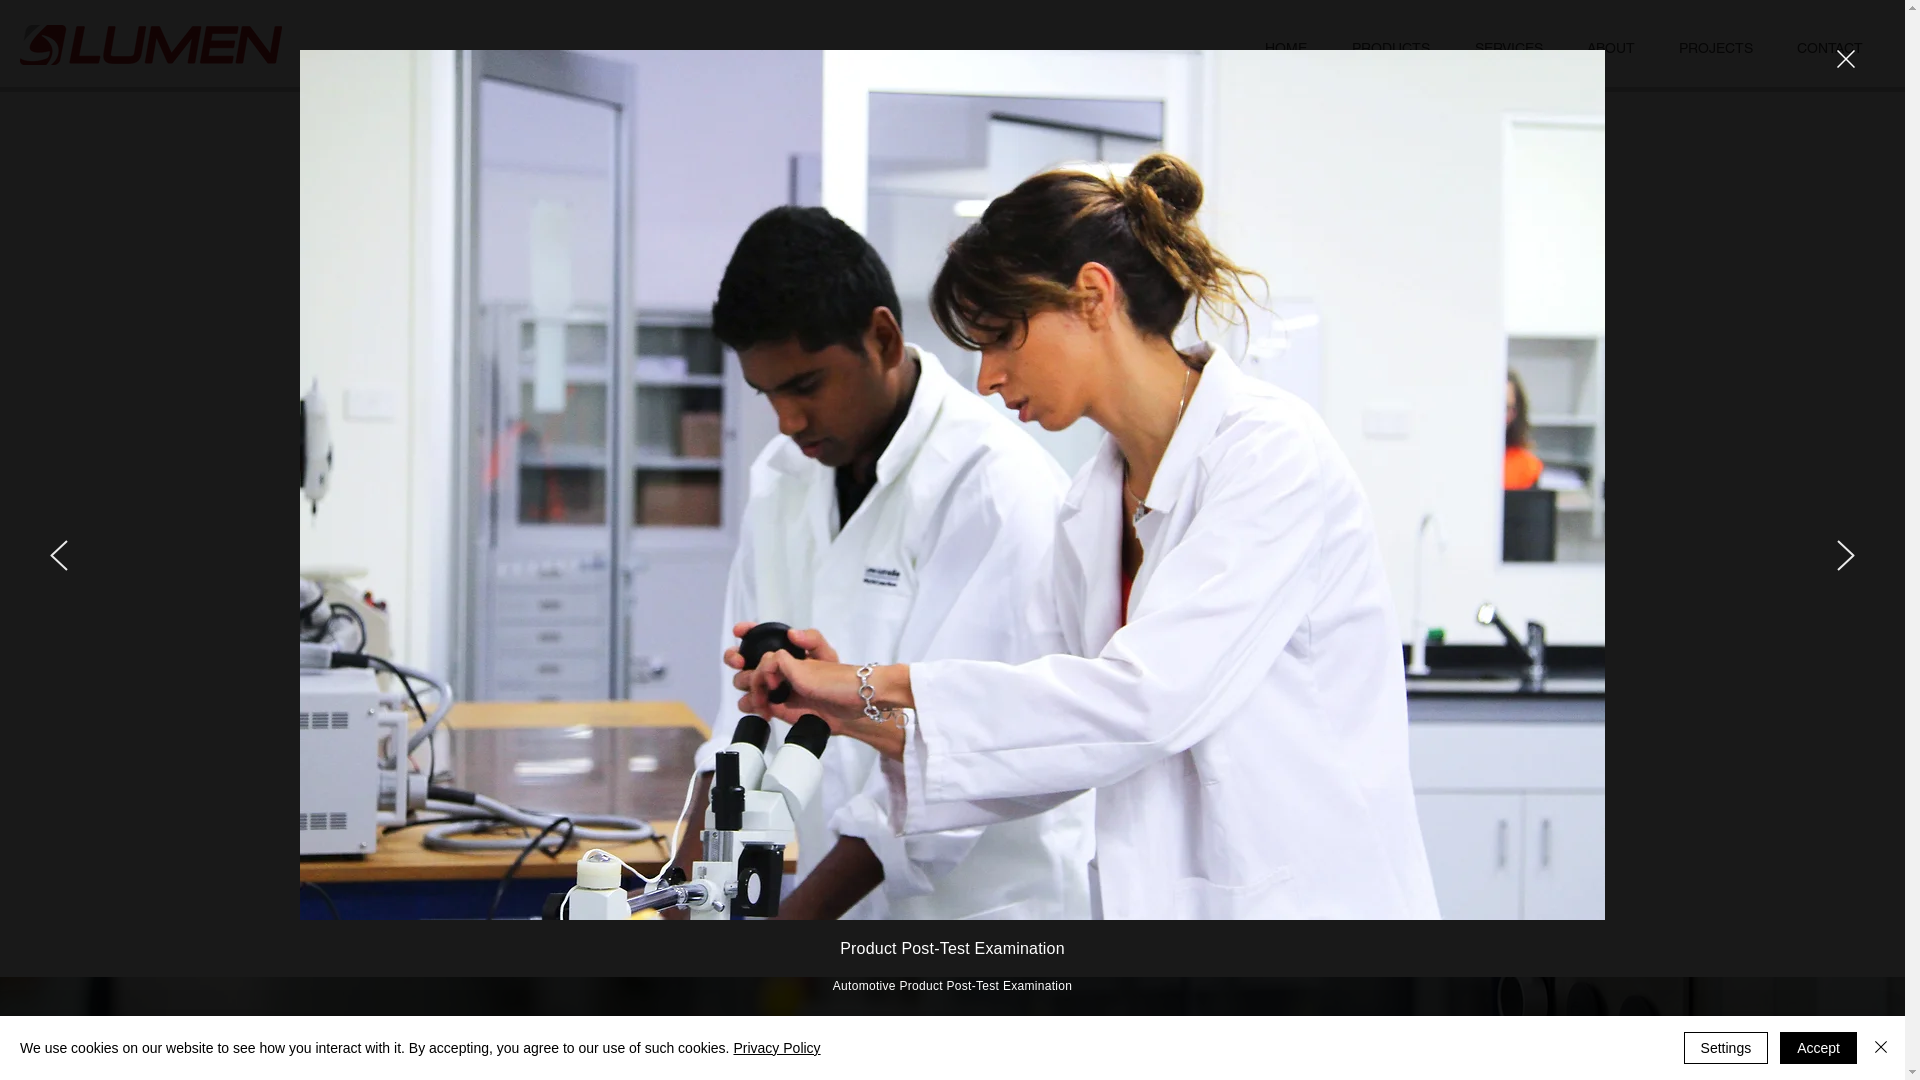  Describe the element at coordinates (1611, 47) in the screenshot. I see `'ABOUT'` at that location.